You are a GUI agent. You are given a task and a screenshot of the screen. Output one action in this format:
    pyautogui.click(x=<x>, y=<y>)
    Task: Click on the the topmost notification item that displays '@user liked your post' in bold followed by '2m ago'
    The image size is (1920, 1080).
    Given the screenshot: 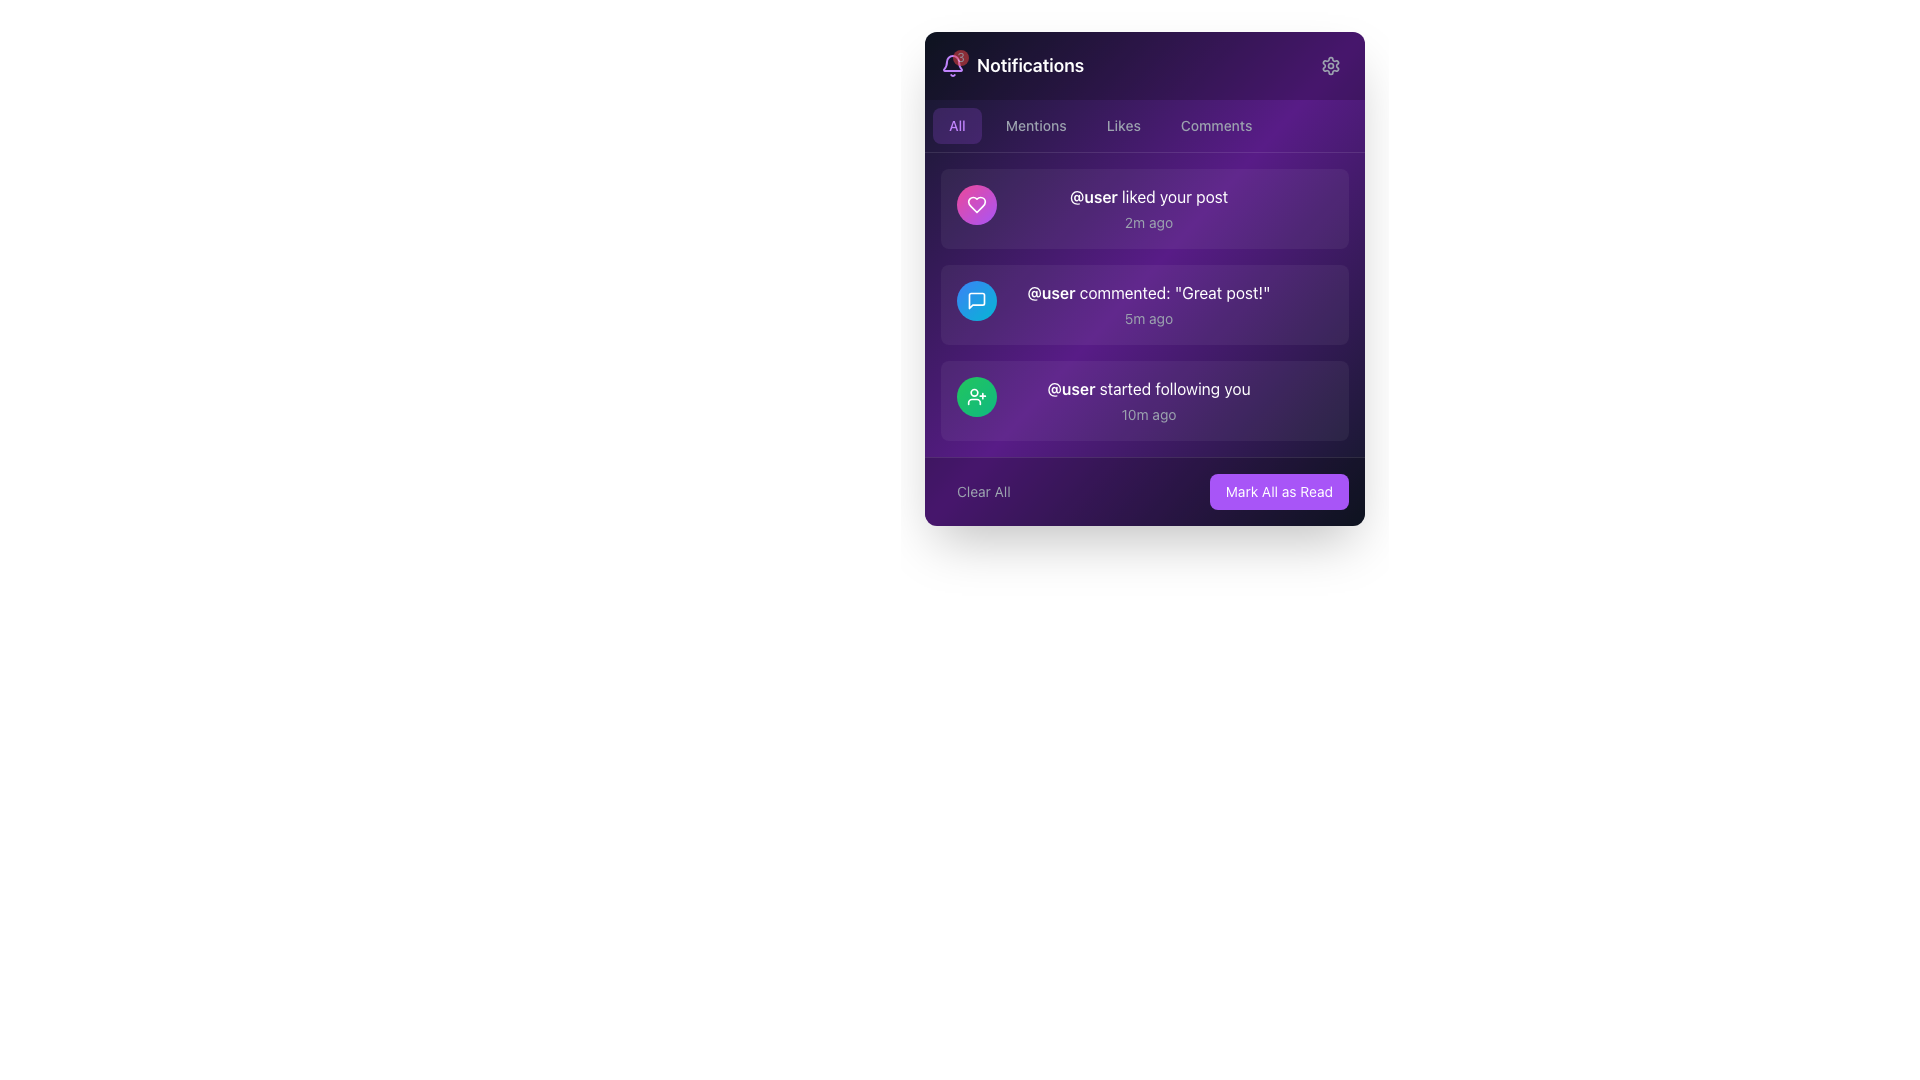 What is the action you would take?
    pyautogui.click(x=1145, y=208)
    